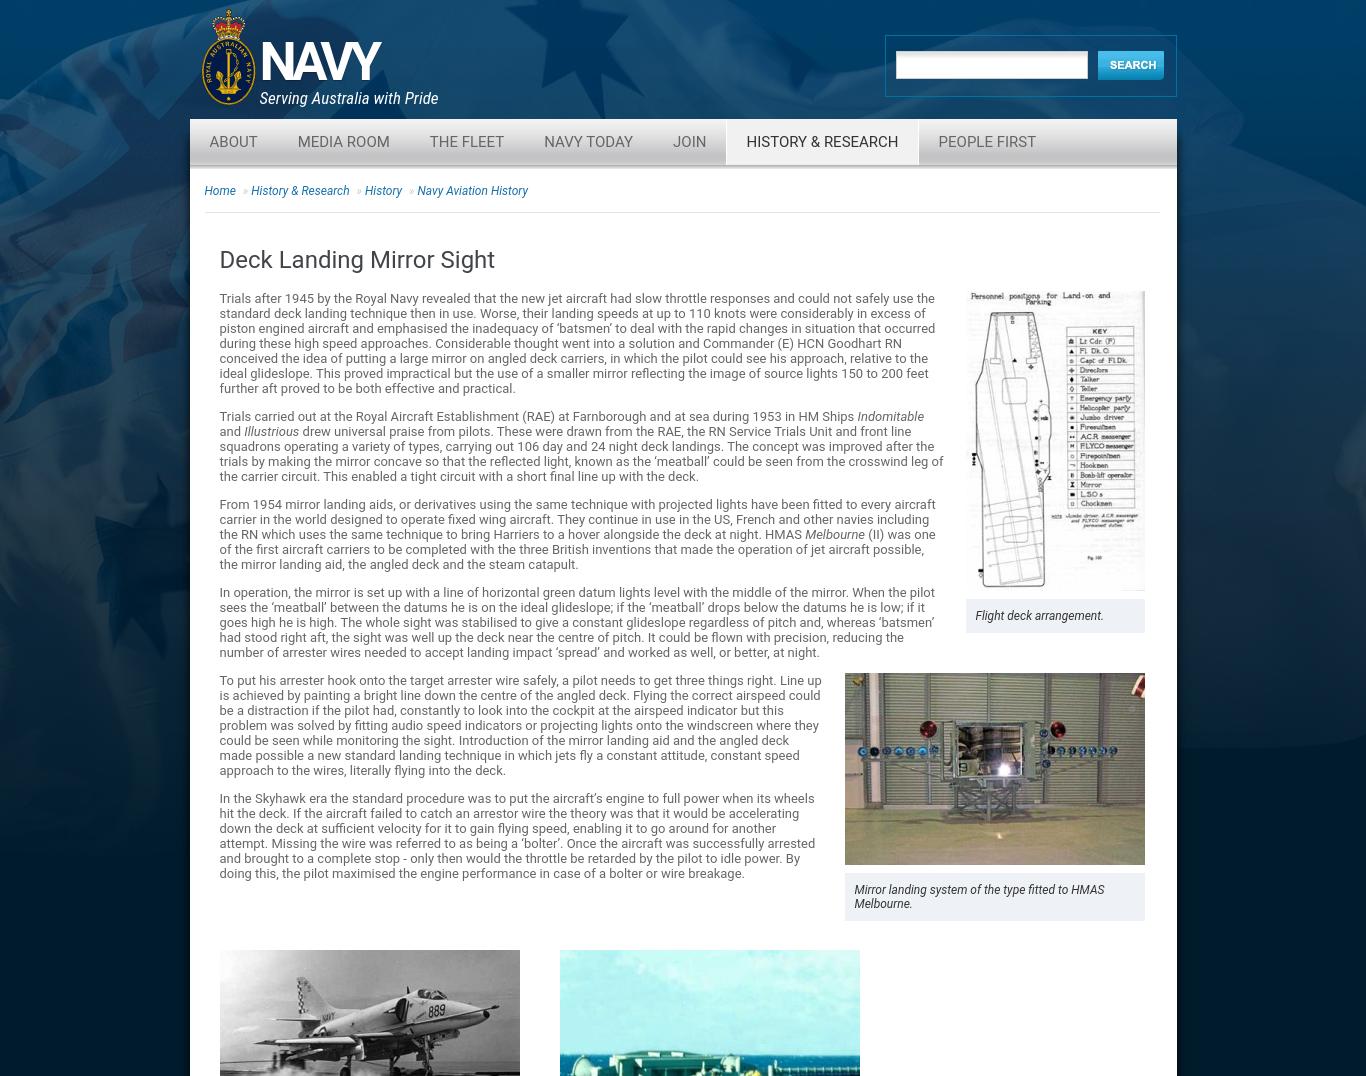  What do you see at coordinates (575, 622) in the screenshot?
I see `'In operation, the mirror is set up with a line of horizontal green datum lights level with the middle of the mirror. When the pilot sees the ‘meatball’ between the datums he is on the ideal glideslope; if the ‘meatball’ drops below the datums he is low; if it goes high he is high. The whole sight was stabilised to give a constant glideslope regardless of pitch and, whereas ‘batsmen’ had stood right aft, the sight was well up the deck near the centre of pitch. It could be flown with precision, reducing the number of arrester wires needed to accept landing impact ‘spread’ and worked as well, or better, at night.'` at bounding box center [575, 622].